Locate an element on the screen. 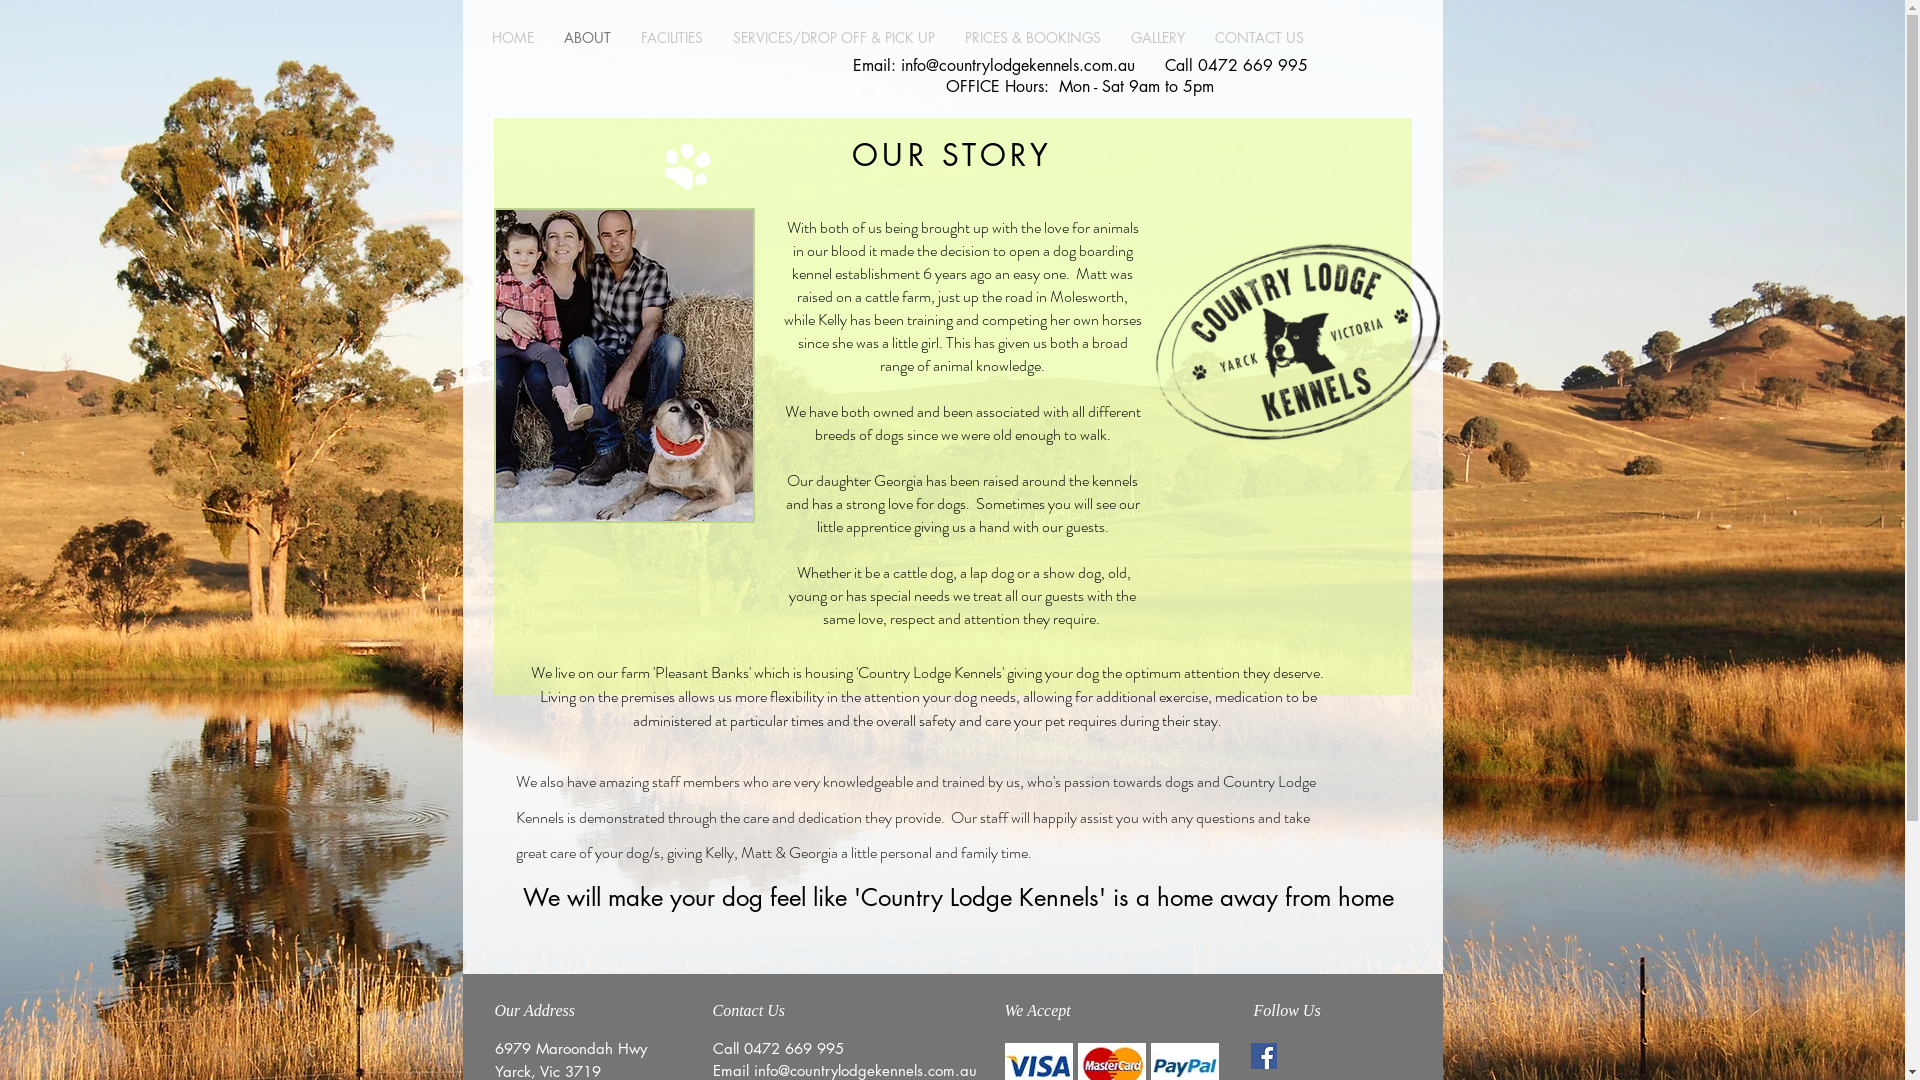  'HOME' is located at coordinates (513, 38).